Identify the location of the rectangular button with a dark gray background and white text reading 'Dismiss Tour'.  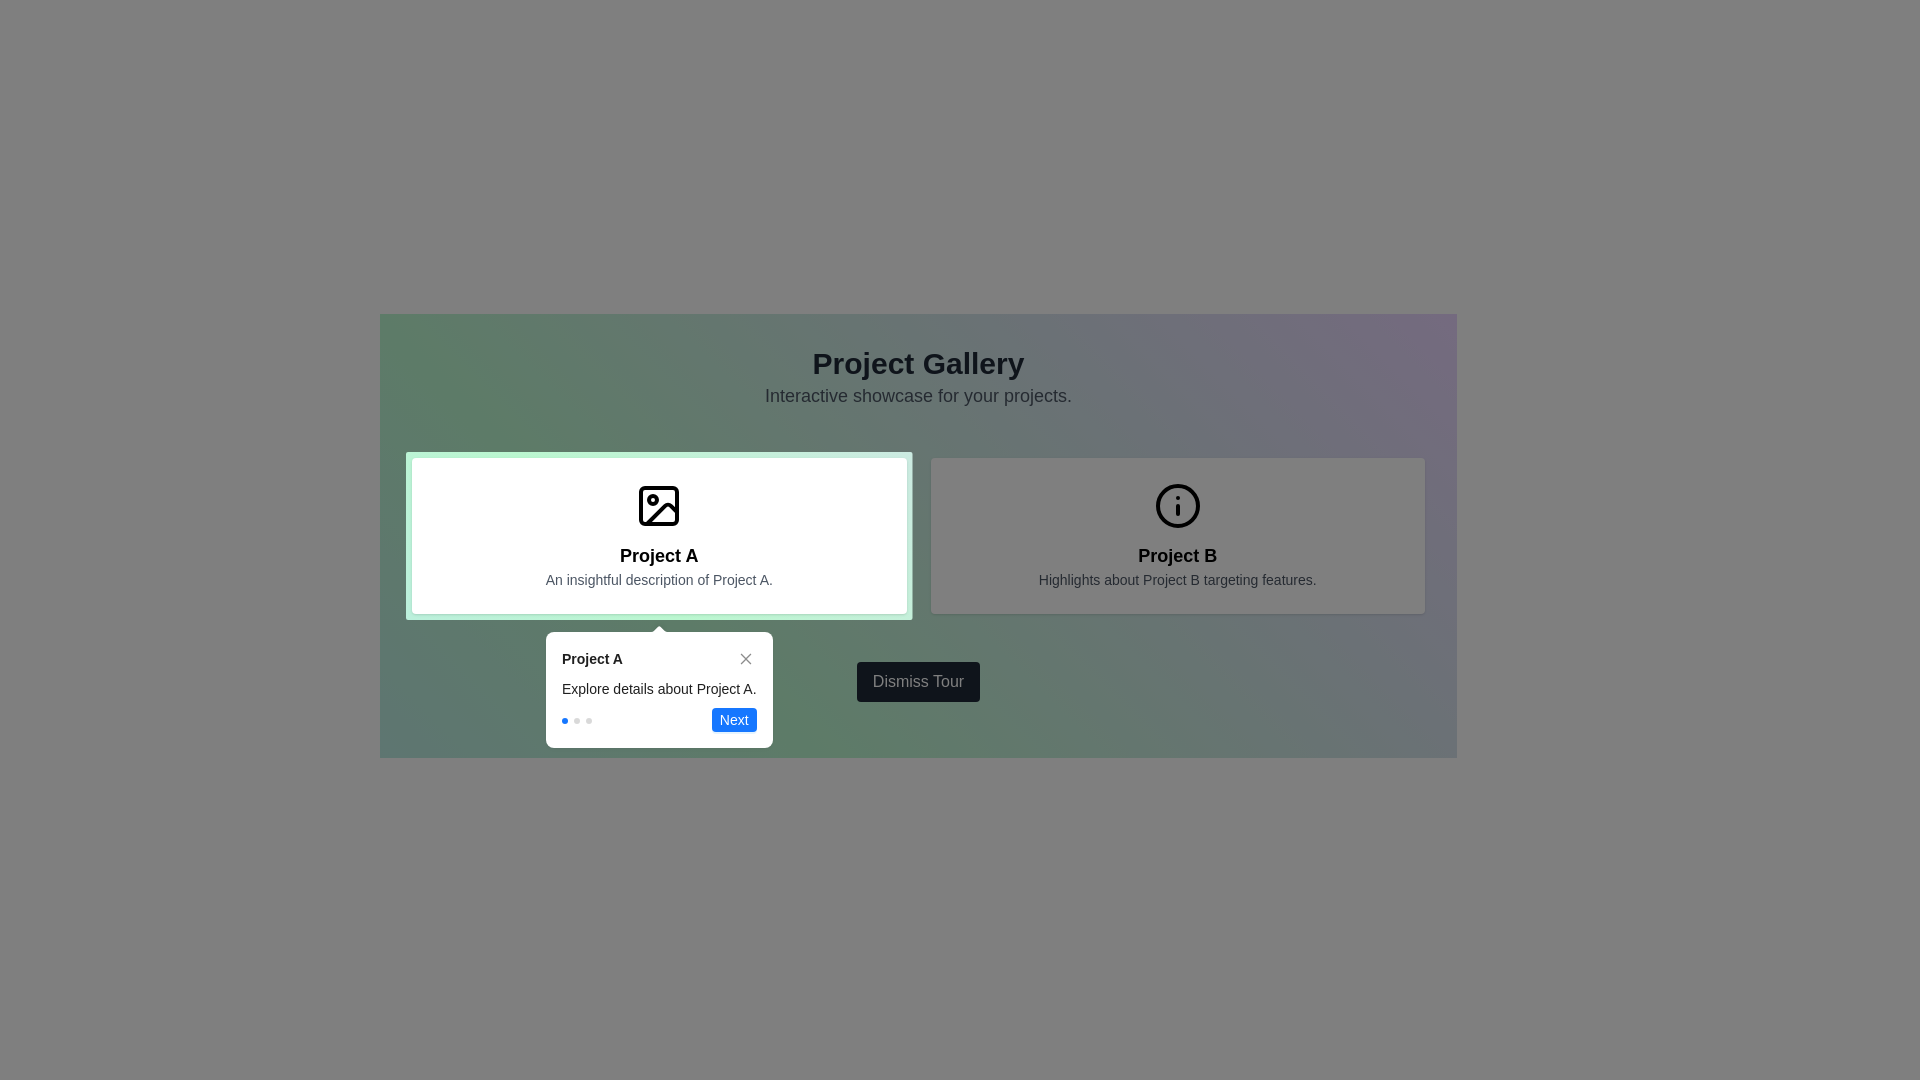
(917, 681).